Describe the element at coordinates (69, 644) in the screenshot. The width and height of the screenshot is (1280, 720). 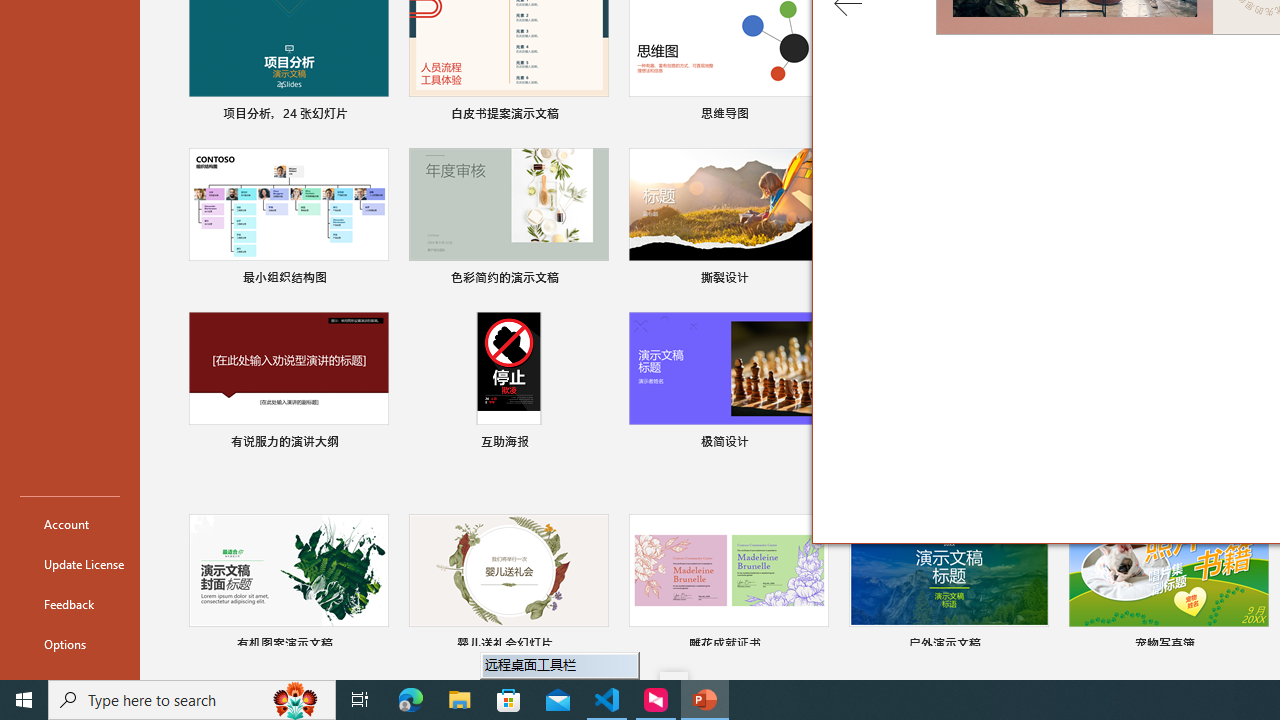
I see `'Options'` at that location.